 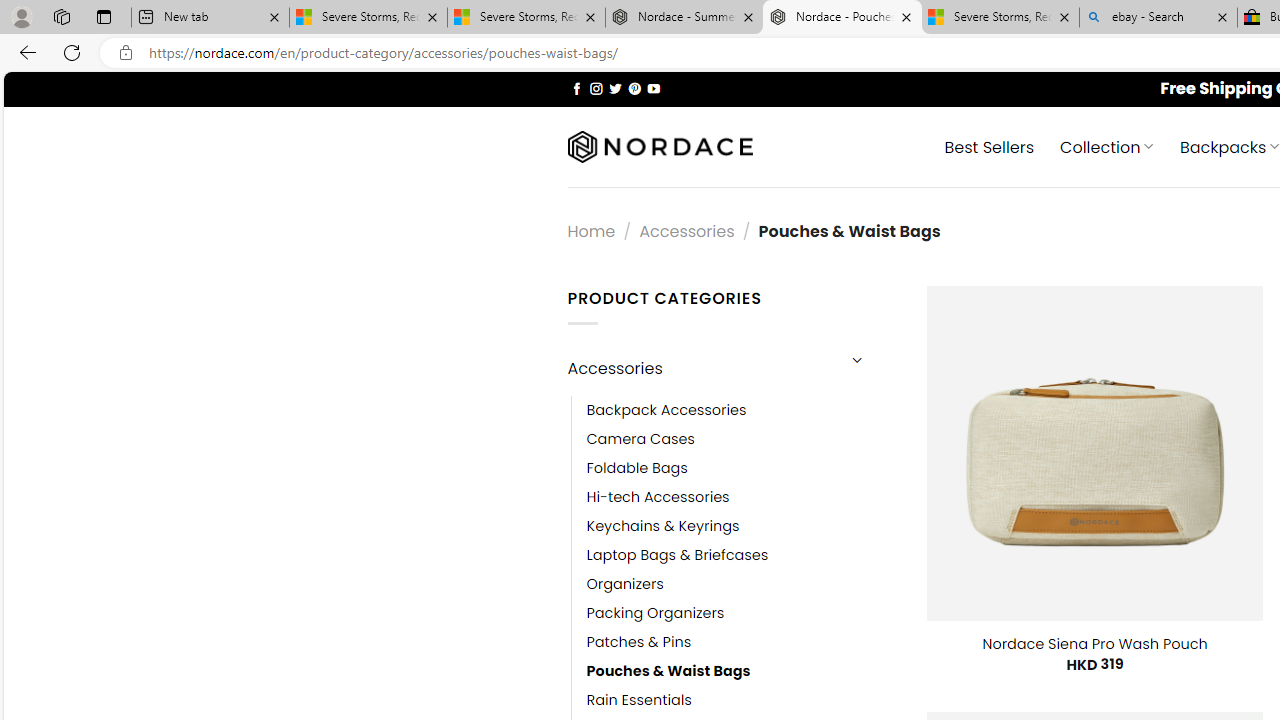 What do you see at coordinates (638, 699) in the screenshot?
I see `'Rain Essentials'` at bounding box center [638, 699].